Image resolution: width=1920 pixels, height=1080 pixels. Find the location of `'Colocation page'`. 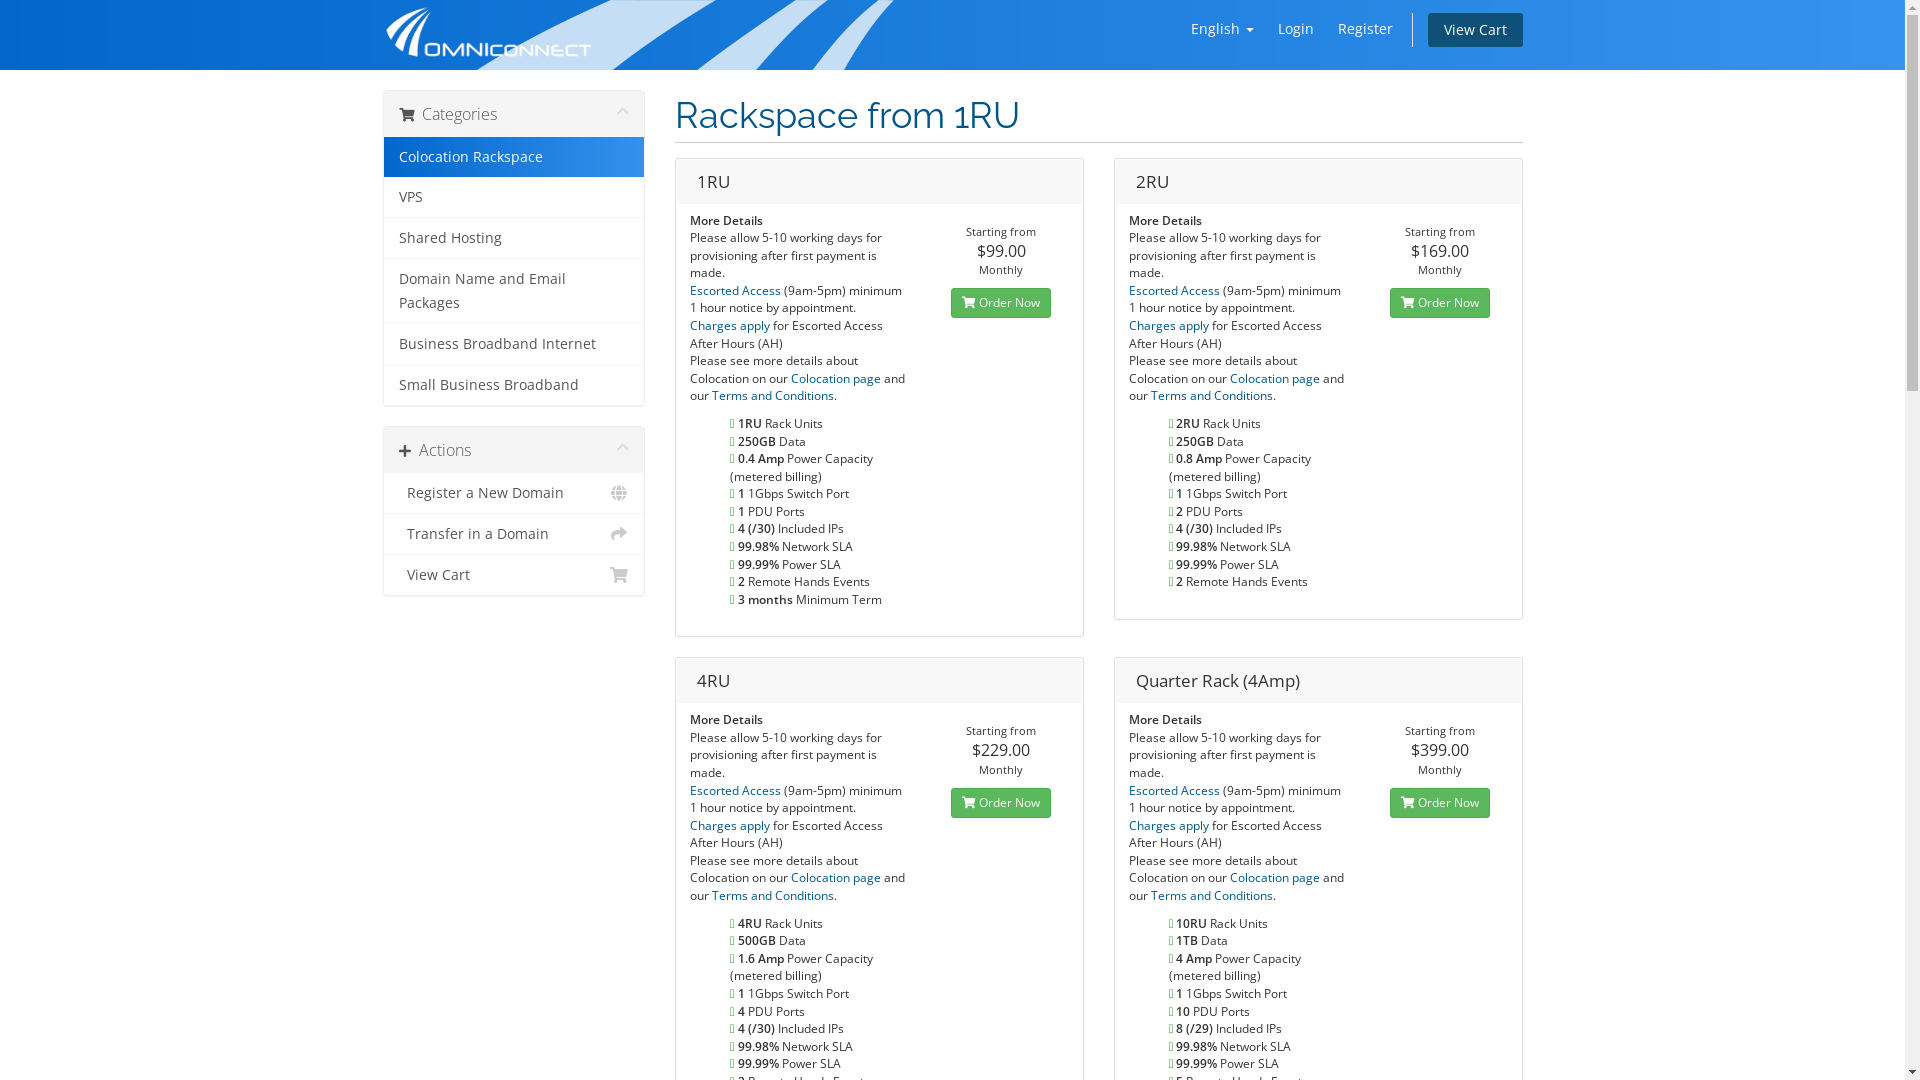

'Colocation page' is located at coordinates (837, 378).